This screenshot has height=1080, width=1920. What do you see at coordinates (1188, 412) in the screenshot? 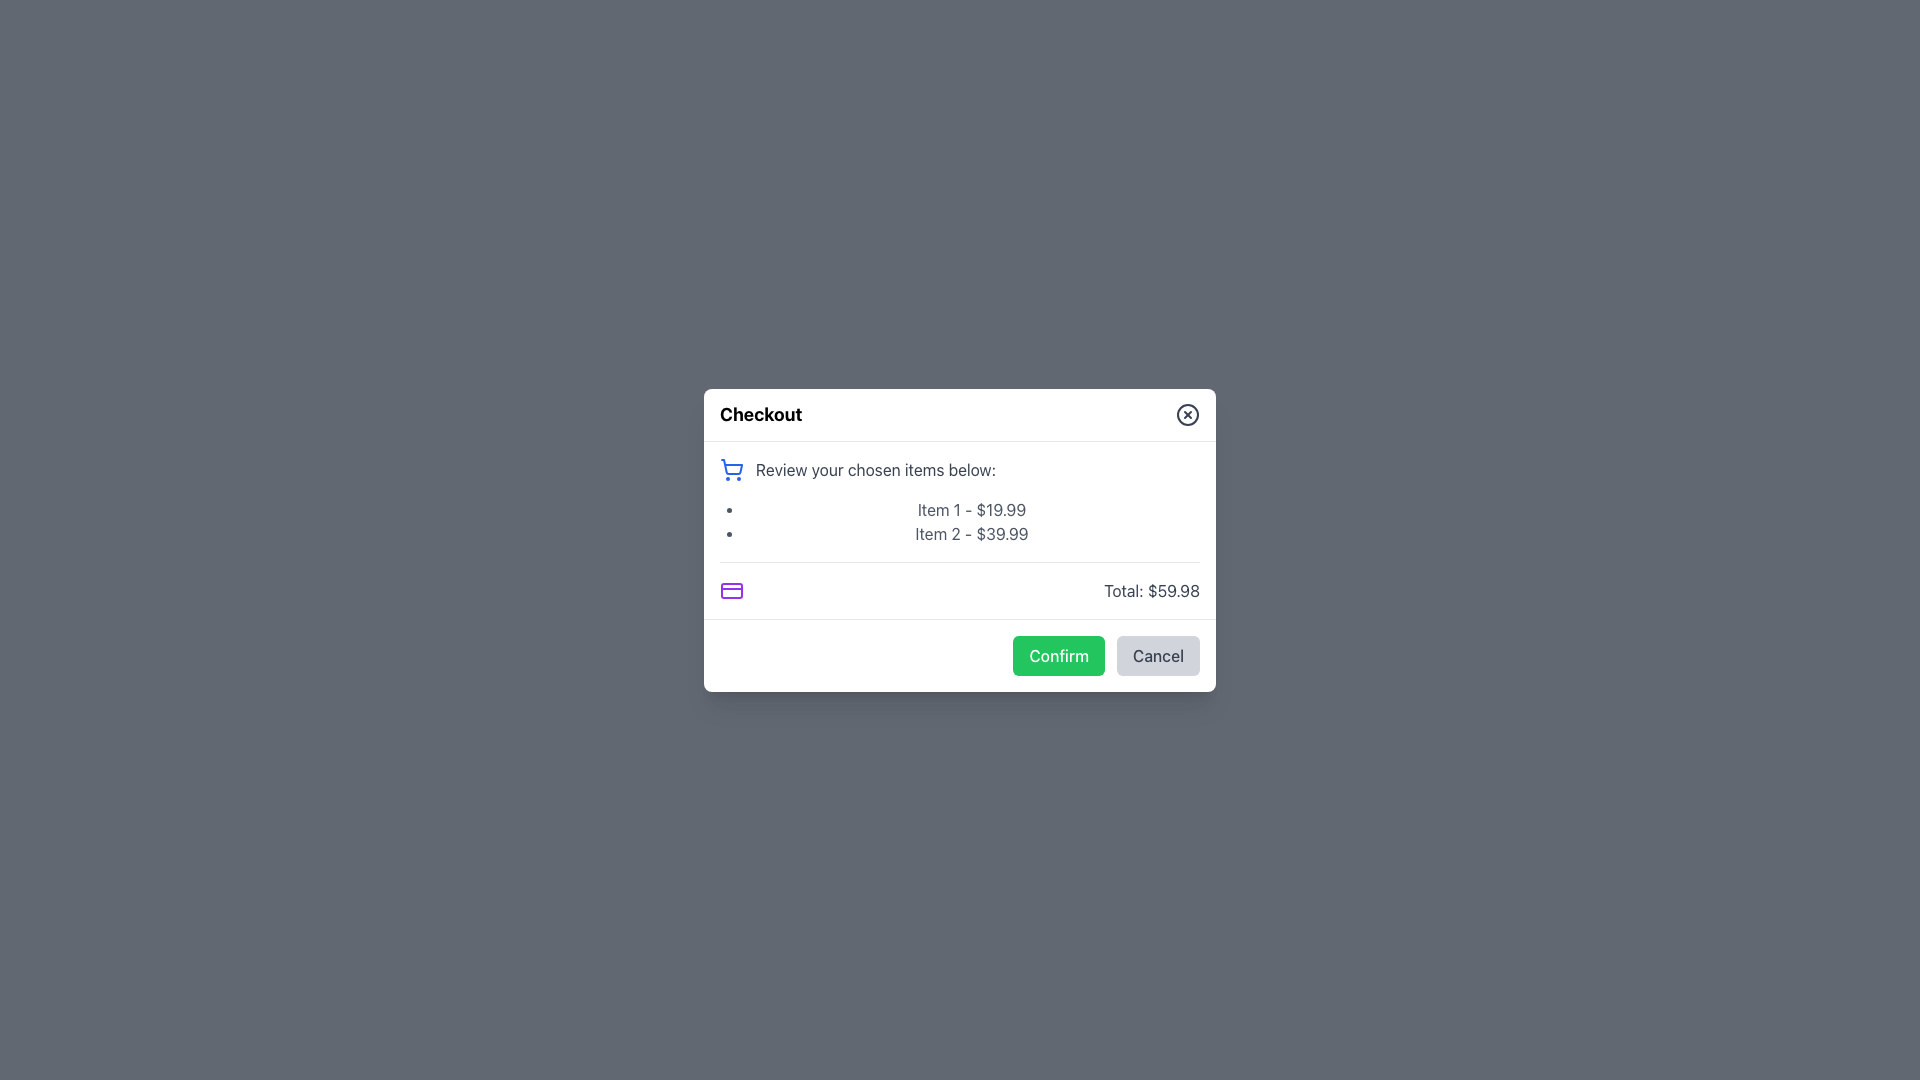
I see `the circular SVG element that is part of the 'Close' icon located at the top-right corner of the modal dialog window` at bounding box center [1188, 412].